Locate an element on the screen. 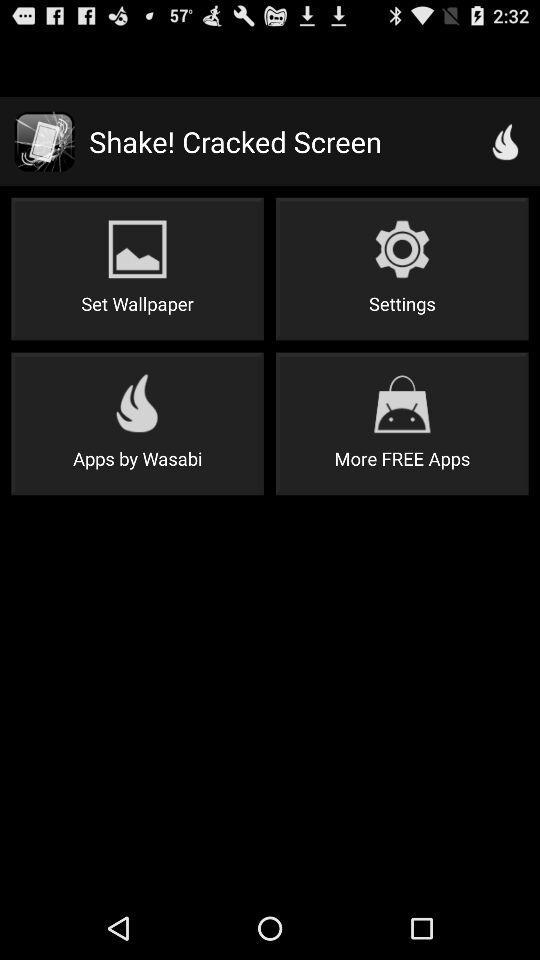 This screenshot has height=960, width=540. item below settings item is located at coordinates (402, 423).